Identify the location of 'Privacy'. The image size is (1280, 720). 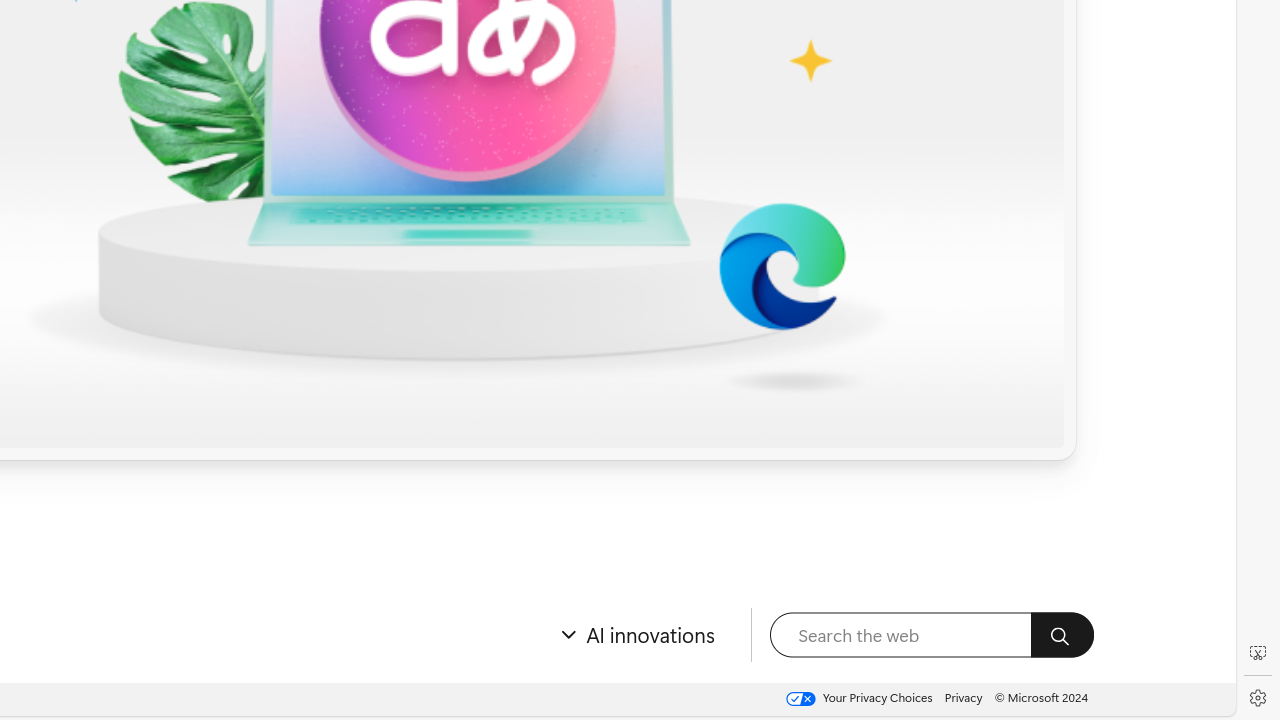
(963, 696).